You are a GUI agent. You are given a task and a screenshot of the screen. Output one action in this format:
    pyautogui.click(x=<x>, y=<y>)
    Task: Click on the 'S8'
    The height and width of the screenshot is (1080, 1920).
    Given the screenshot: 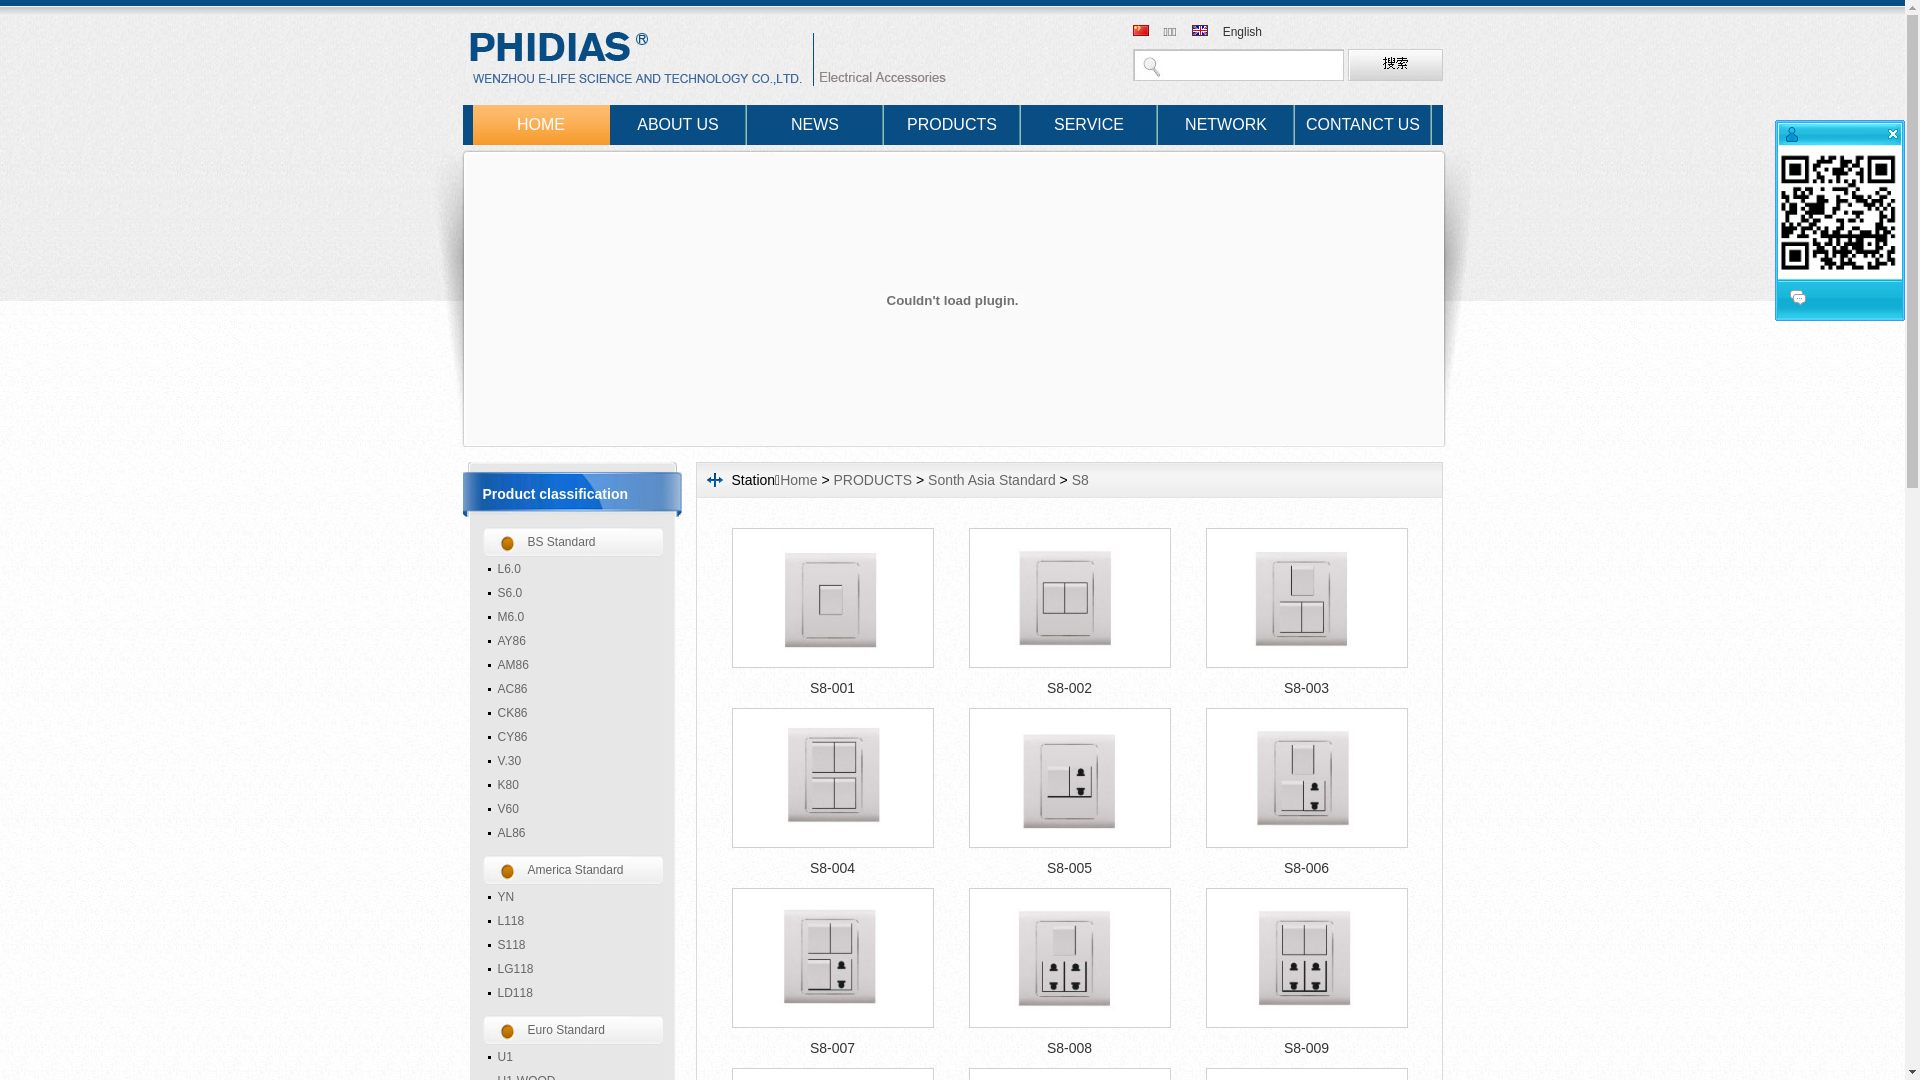 What is the action you would take?
    pyautogui.click(x=1079, y=479)
    